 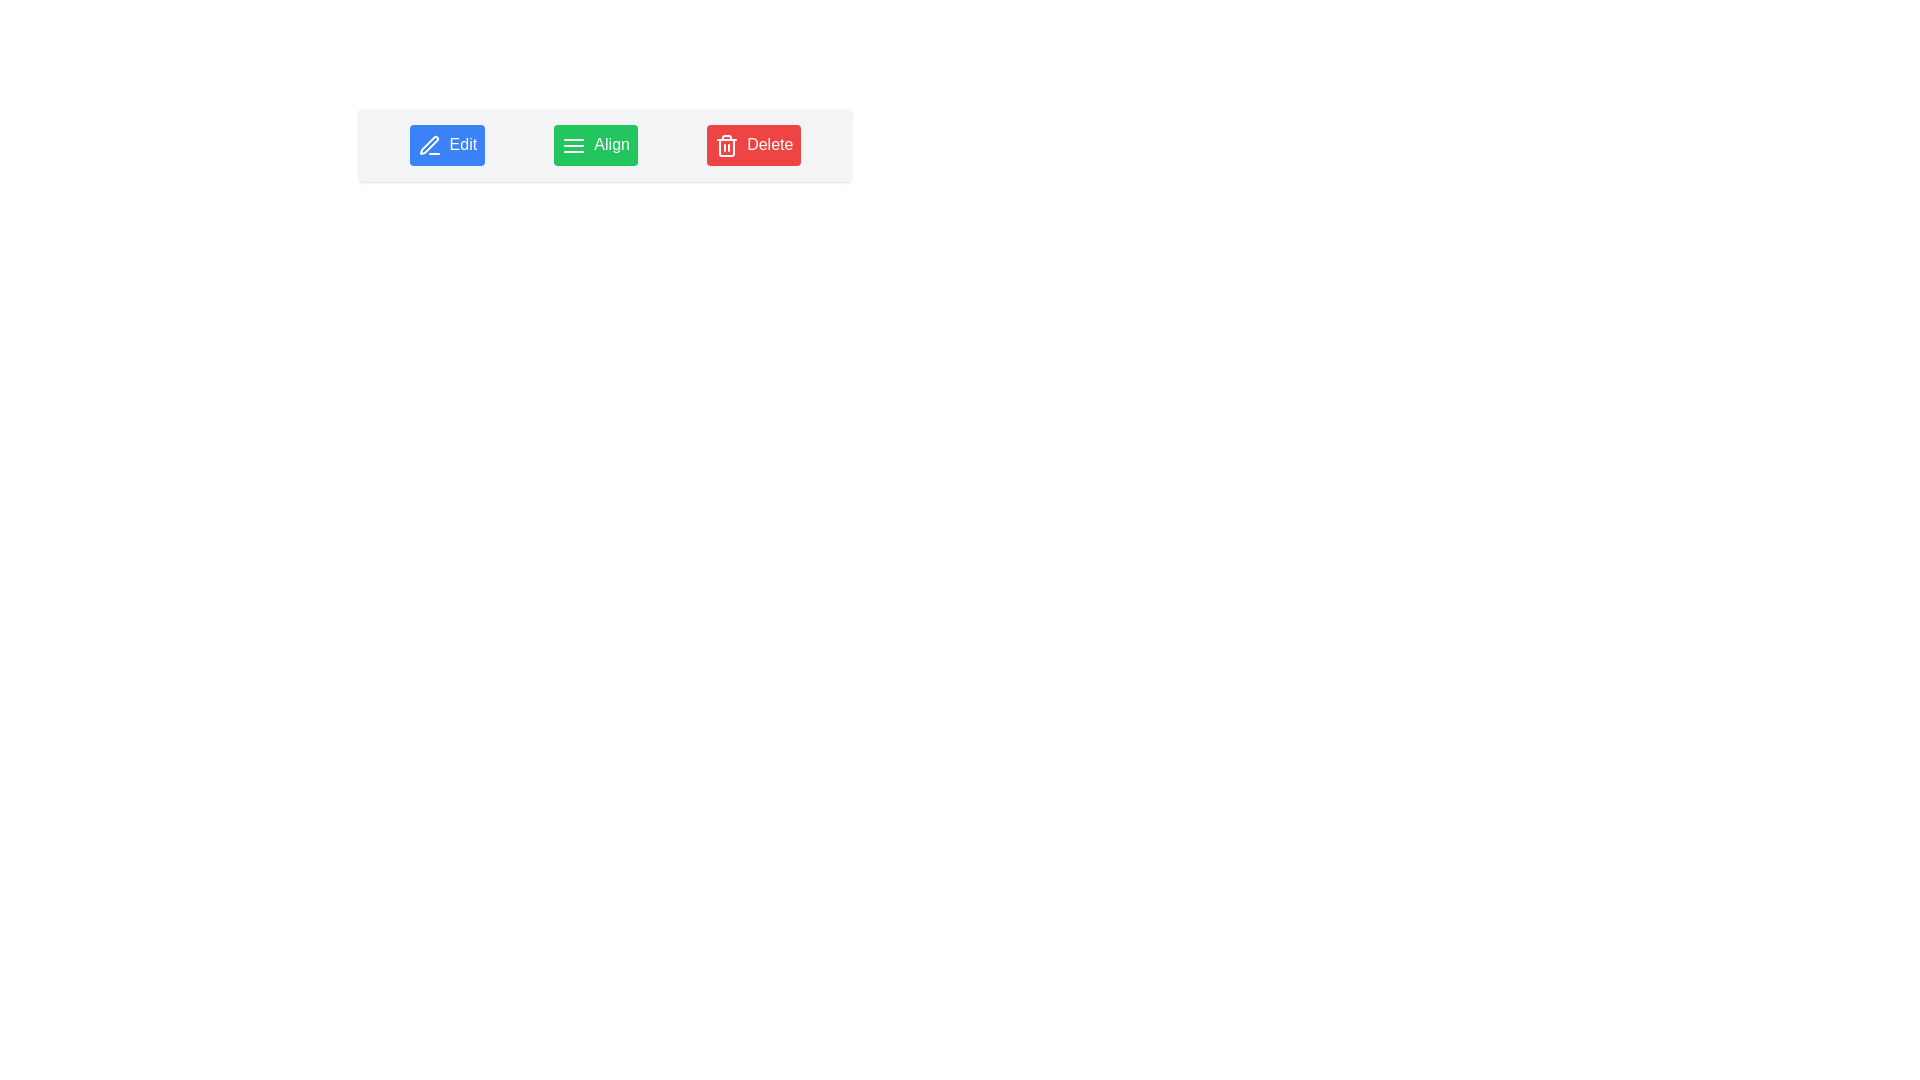 I want to click on the 'Edit' button which contains a white pen icon on a blue background, located at the top-left section of the interface, so click(x=428, y=144).